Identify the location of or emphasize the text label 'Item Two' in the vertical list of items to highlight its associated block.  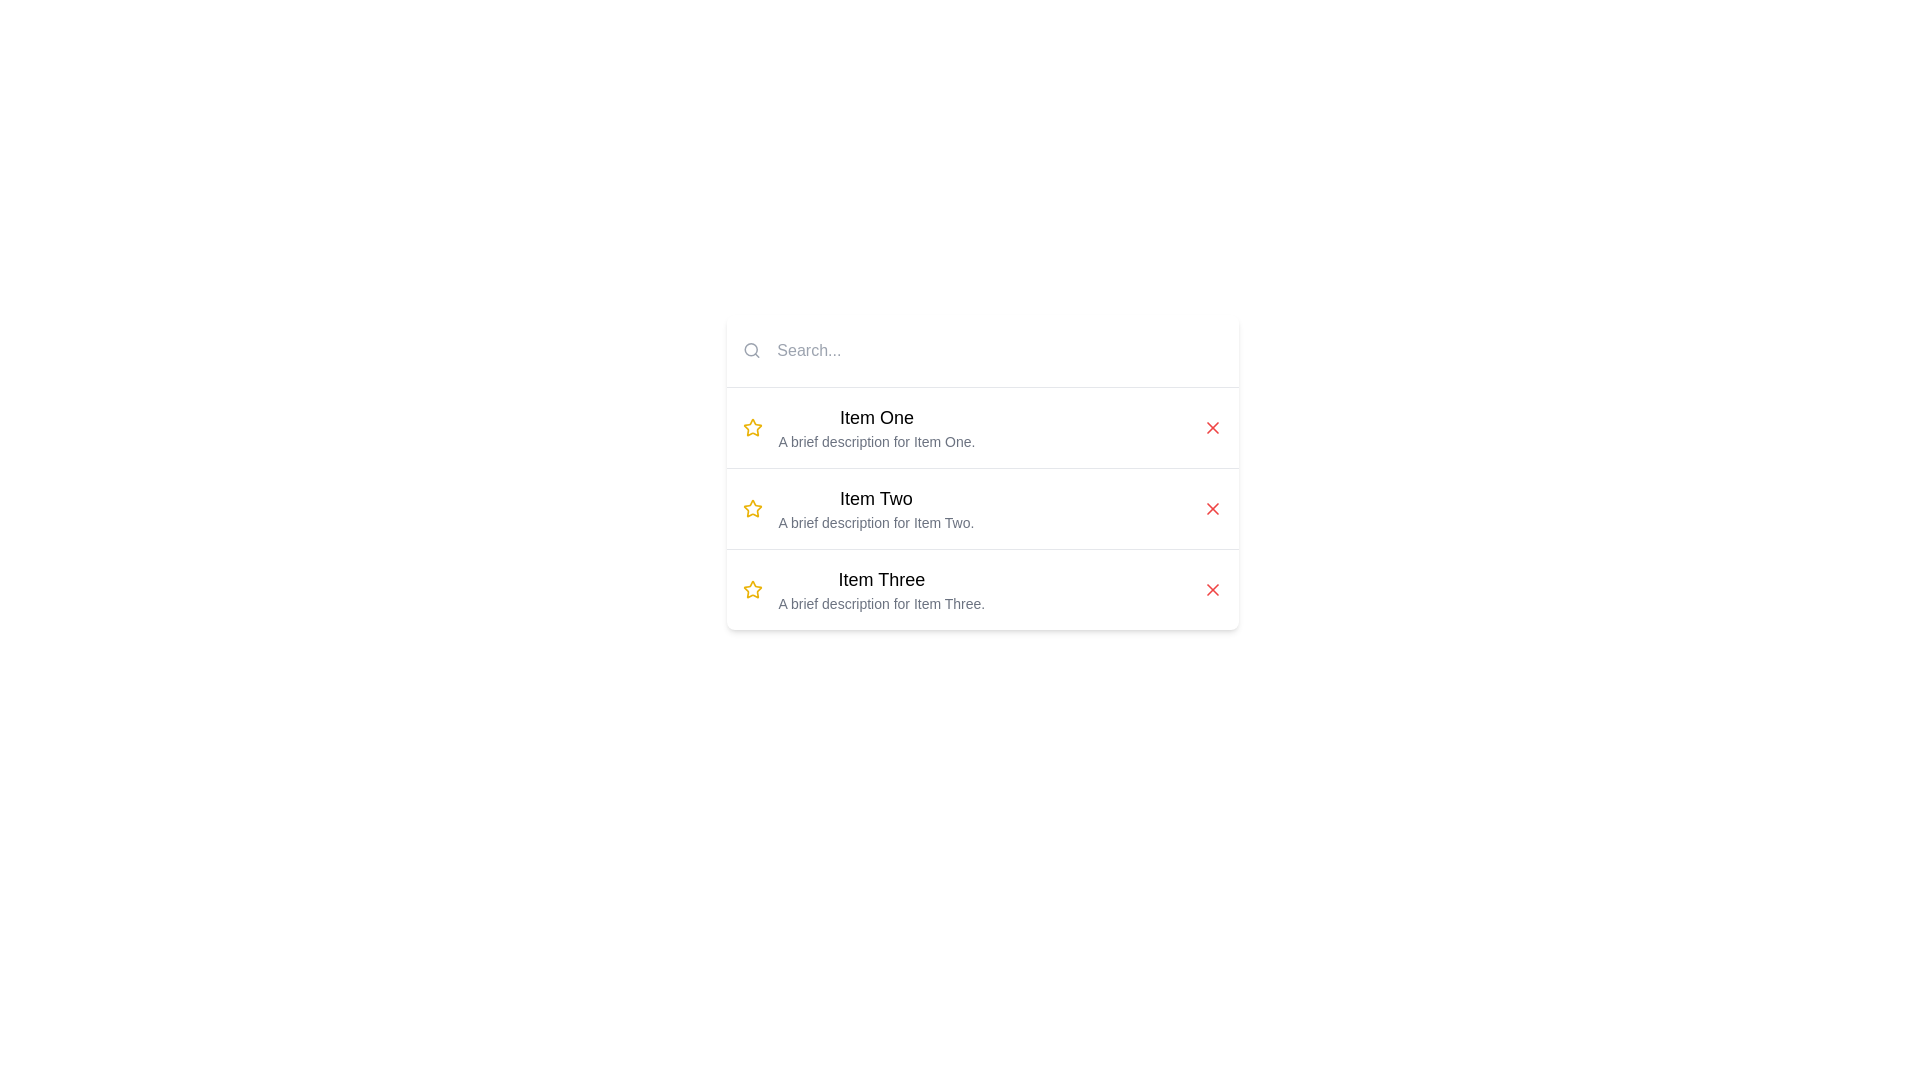
(876, 497).